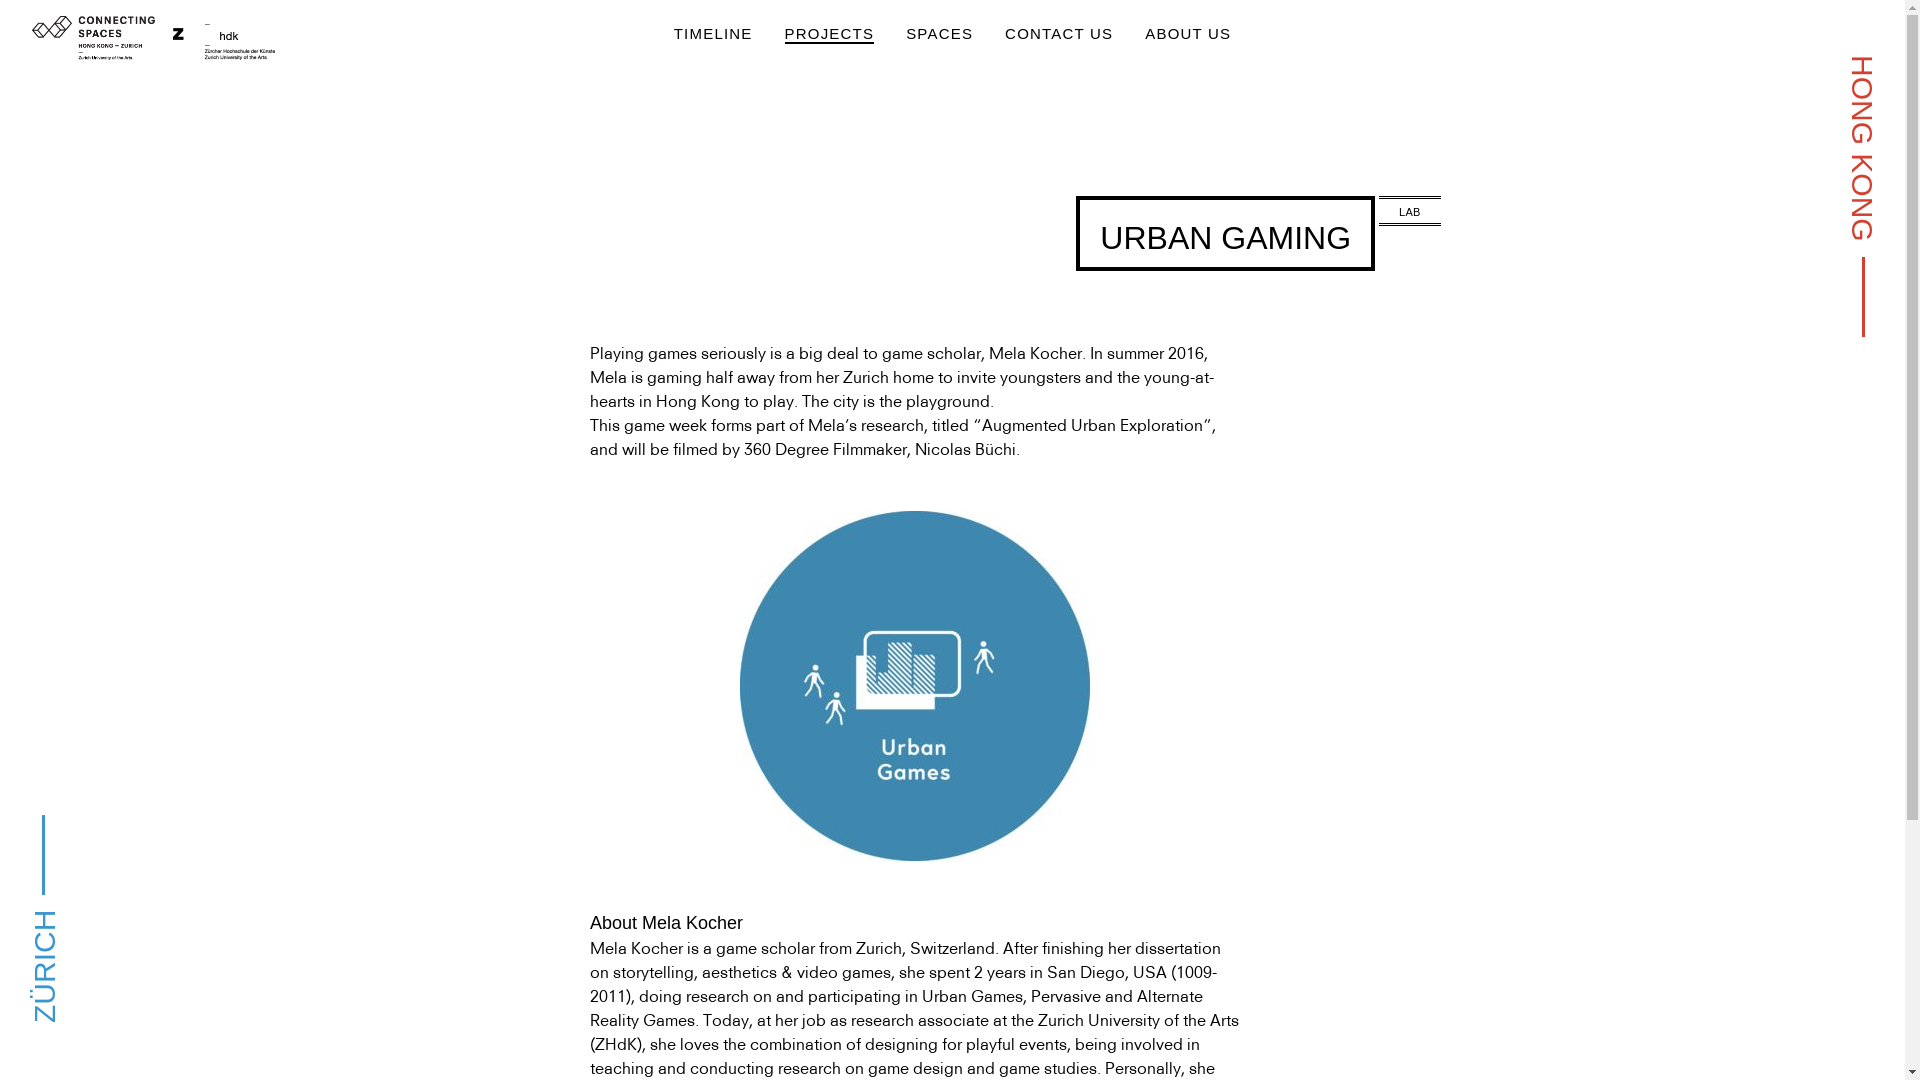 Image resolution: width=1920 pixels, height=1080 pixels. What do you see at coordinates (1058, 34) in the screenshot?
I see `'CONTACT US'` at bounding box center [1058, 34].